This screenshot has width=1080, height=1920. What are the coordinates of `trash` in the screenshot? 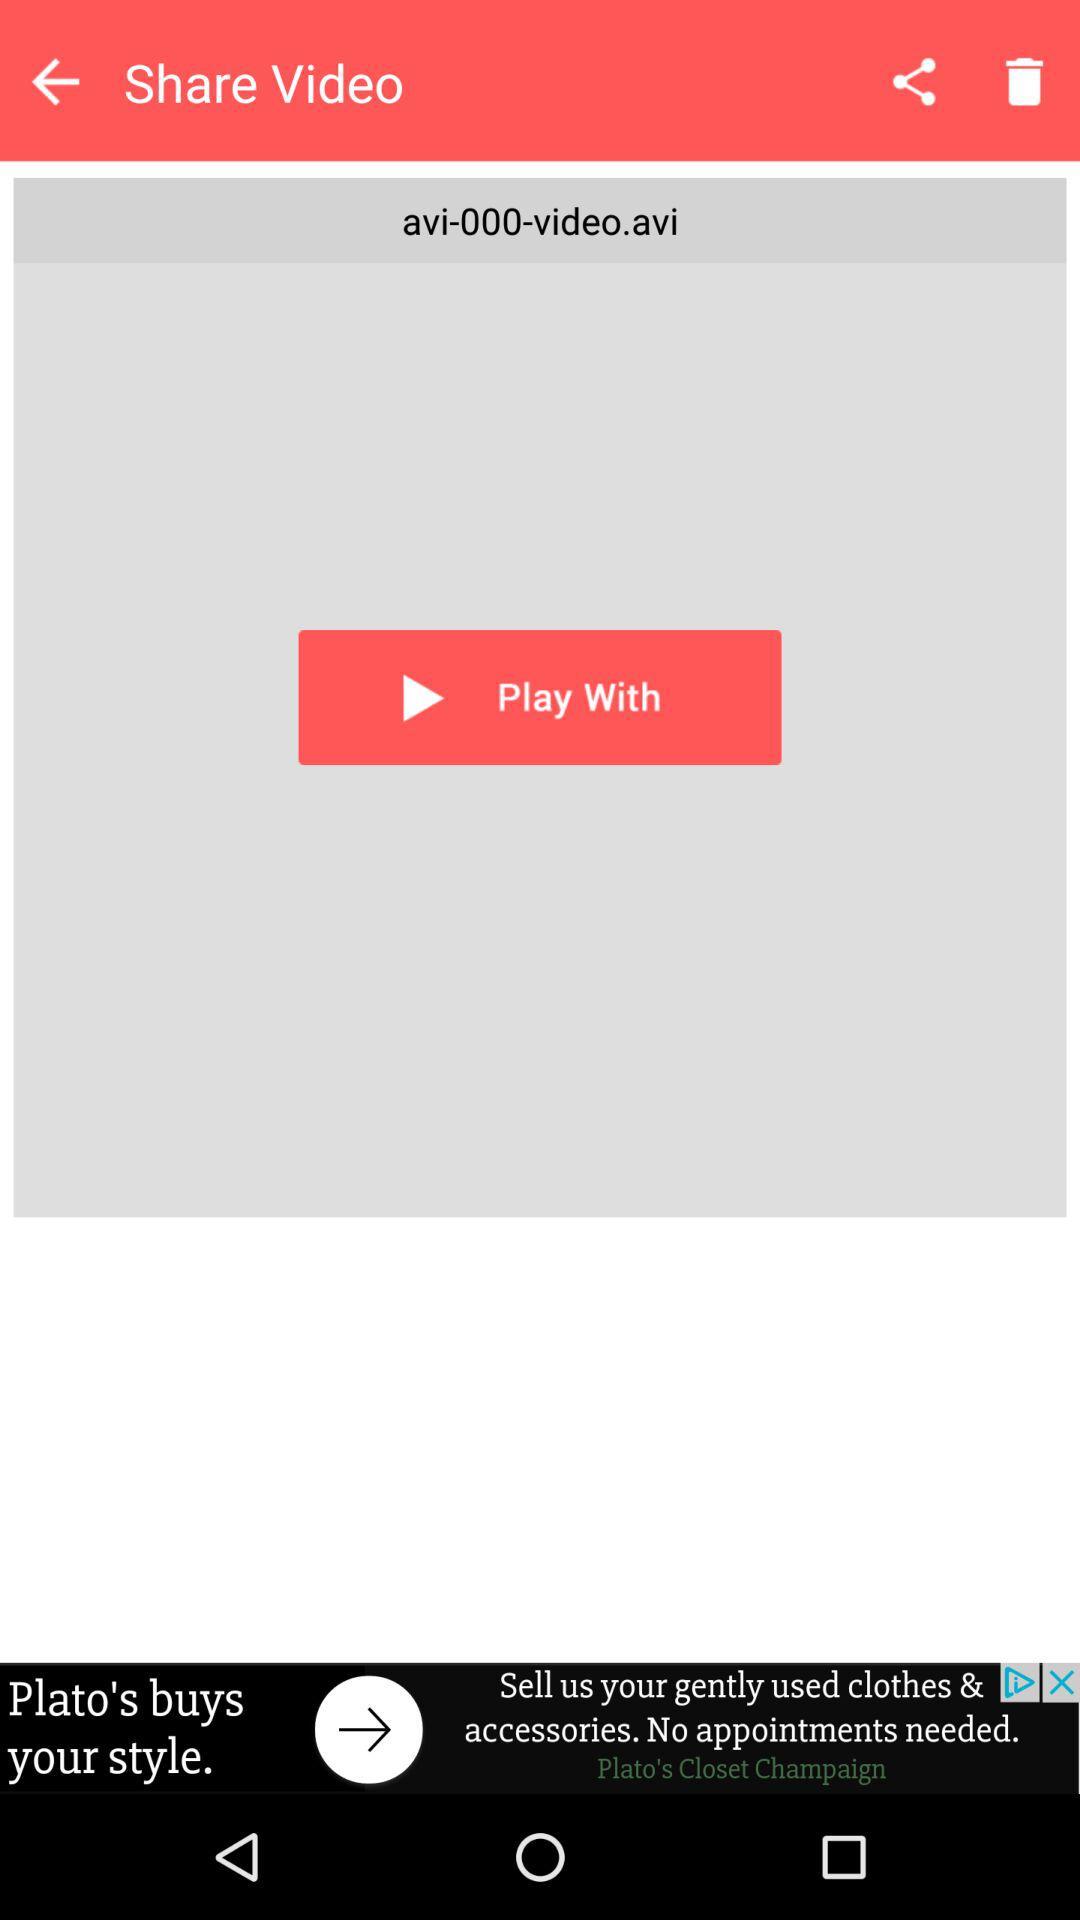 It's located at (1024, 80).